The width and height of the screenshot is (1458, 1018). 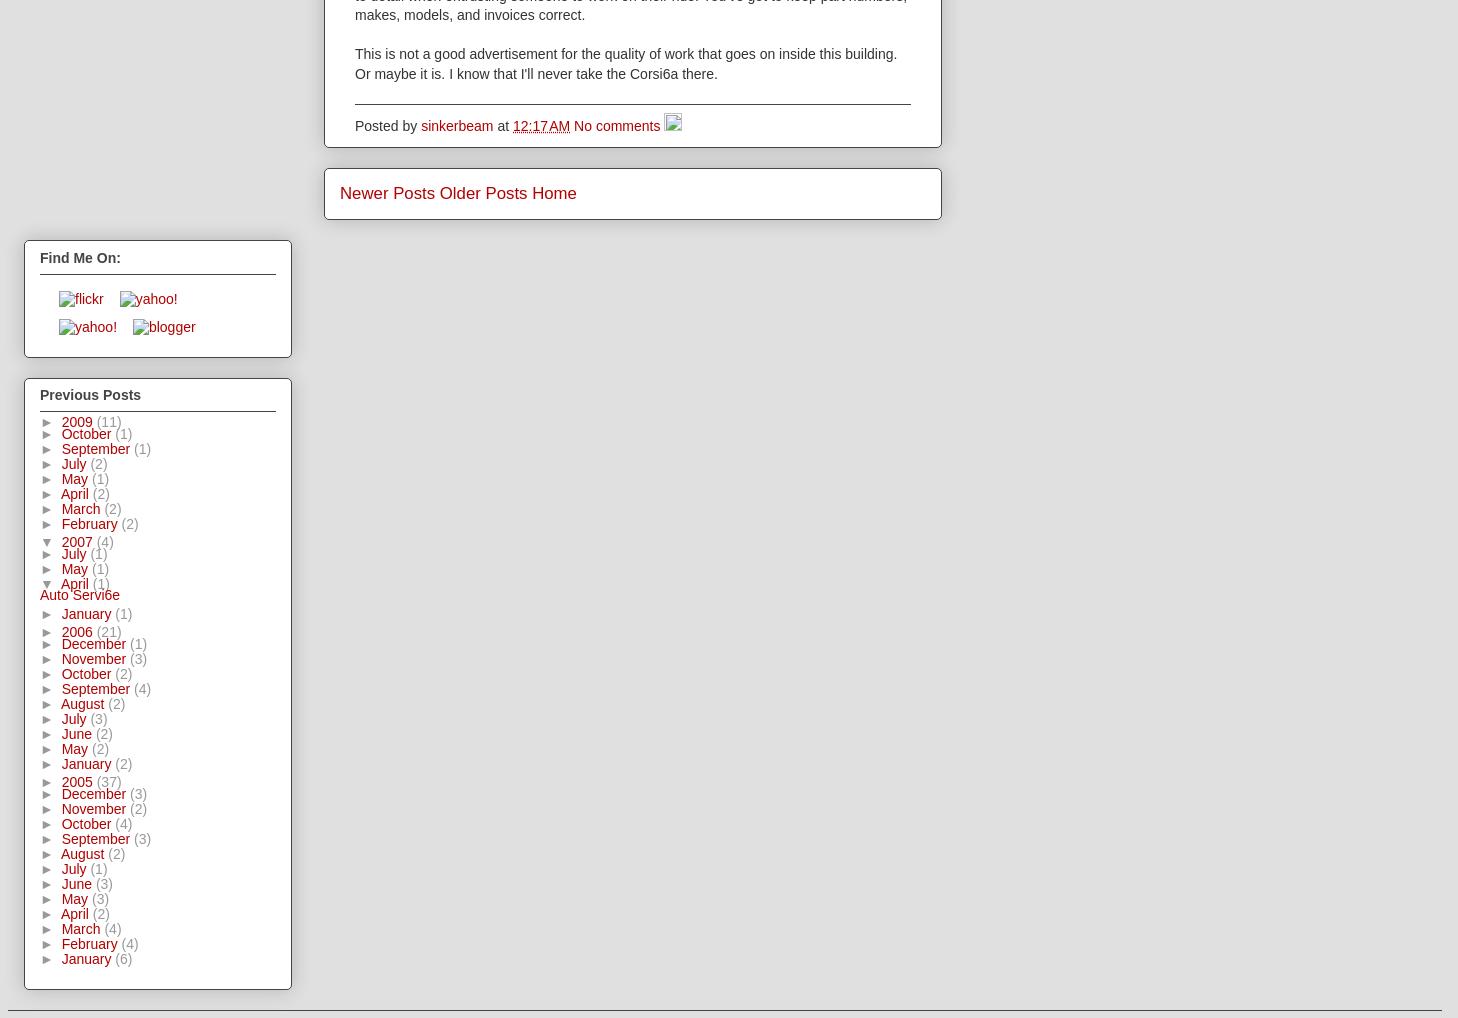 What do you see at coordinates (483, 193) in the screenshot?
I see `'Older Posts'` at bounding box center [483, 193].